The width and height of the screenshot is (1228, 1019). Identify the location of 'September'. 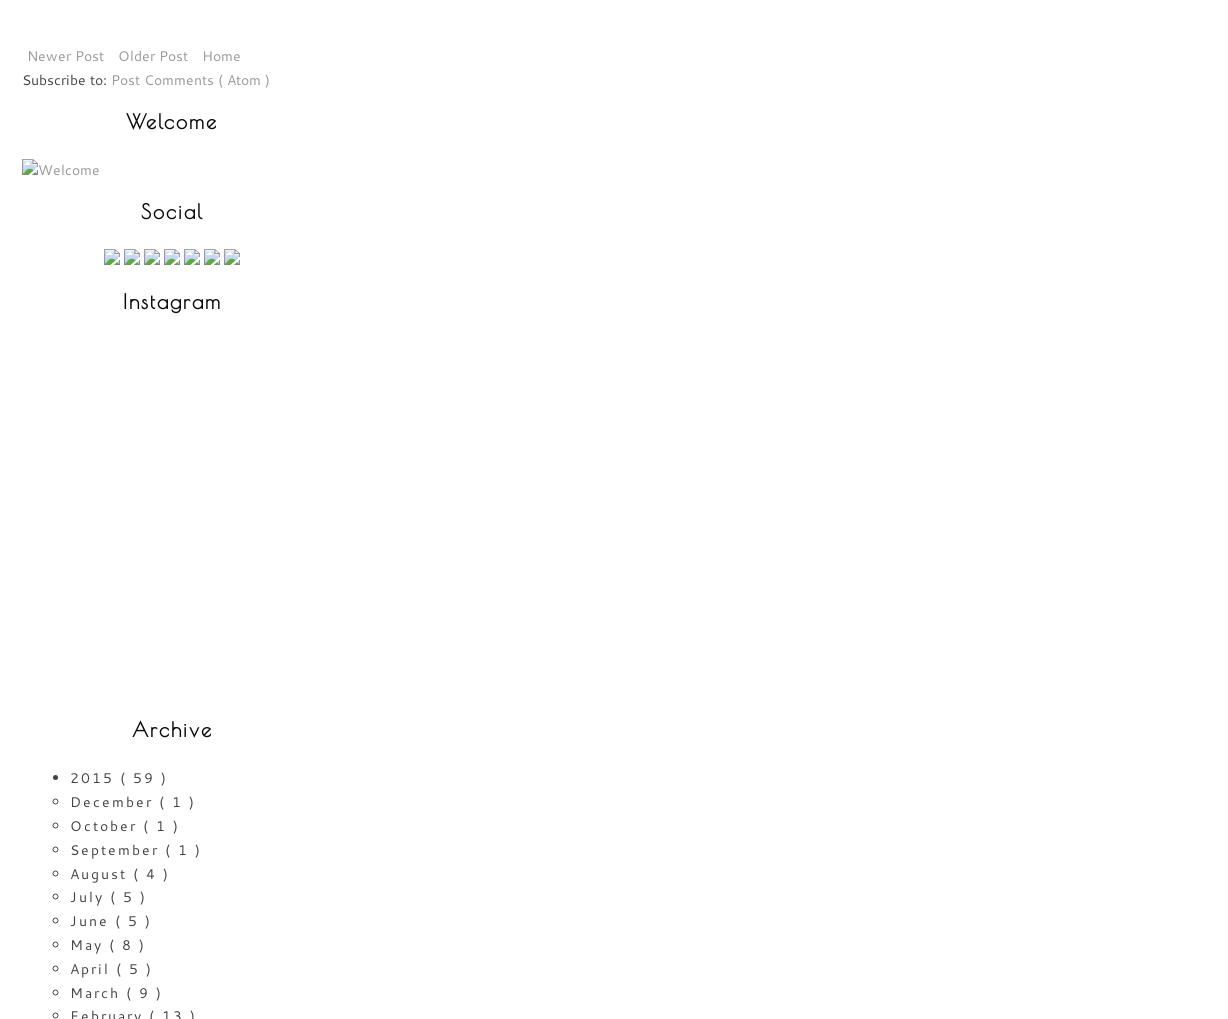
(69, 848).